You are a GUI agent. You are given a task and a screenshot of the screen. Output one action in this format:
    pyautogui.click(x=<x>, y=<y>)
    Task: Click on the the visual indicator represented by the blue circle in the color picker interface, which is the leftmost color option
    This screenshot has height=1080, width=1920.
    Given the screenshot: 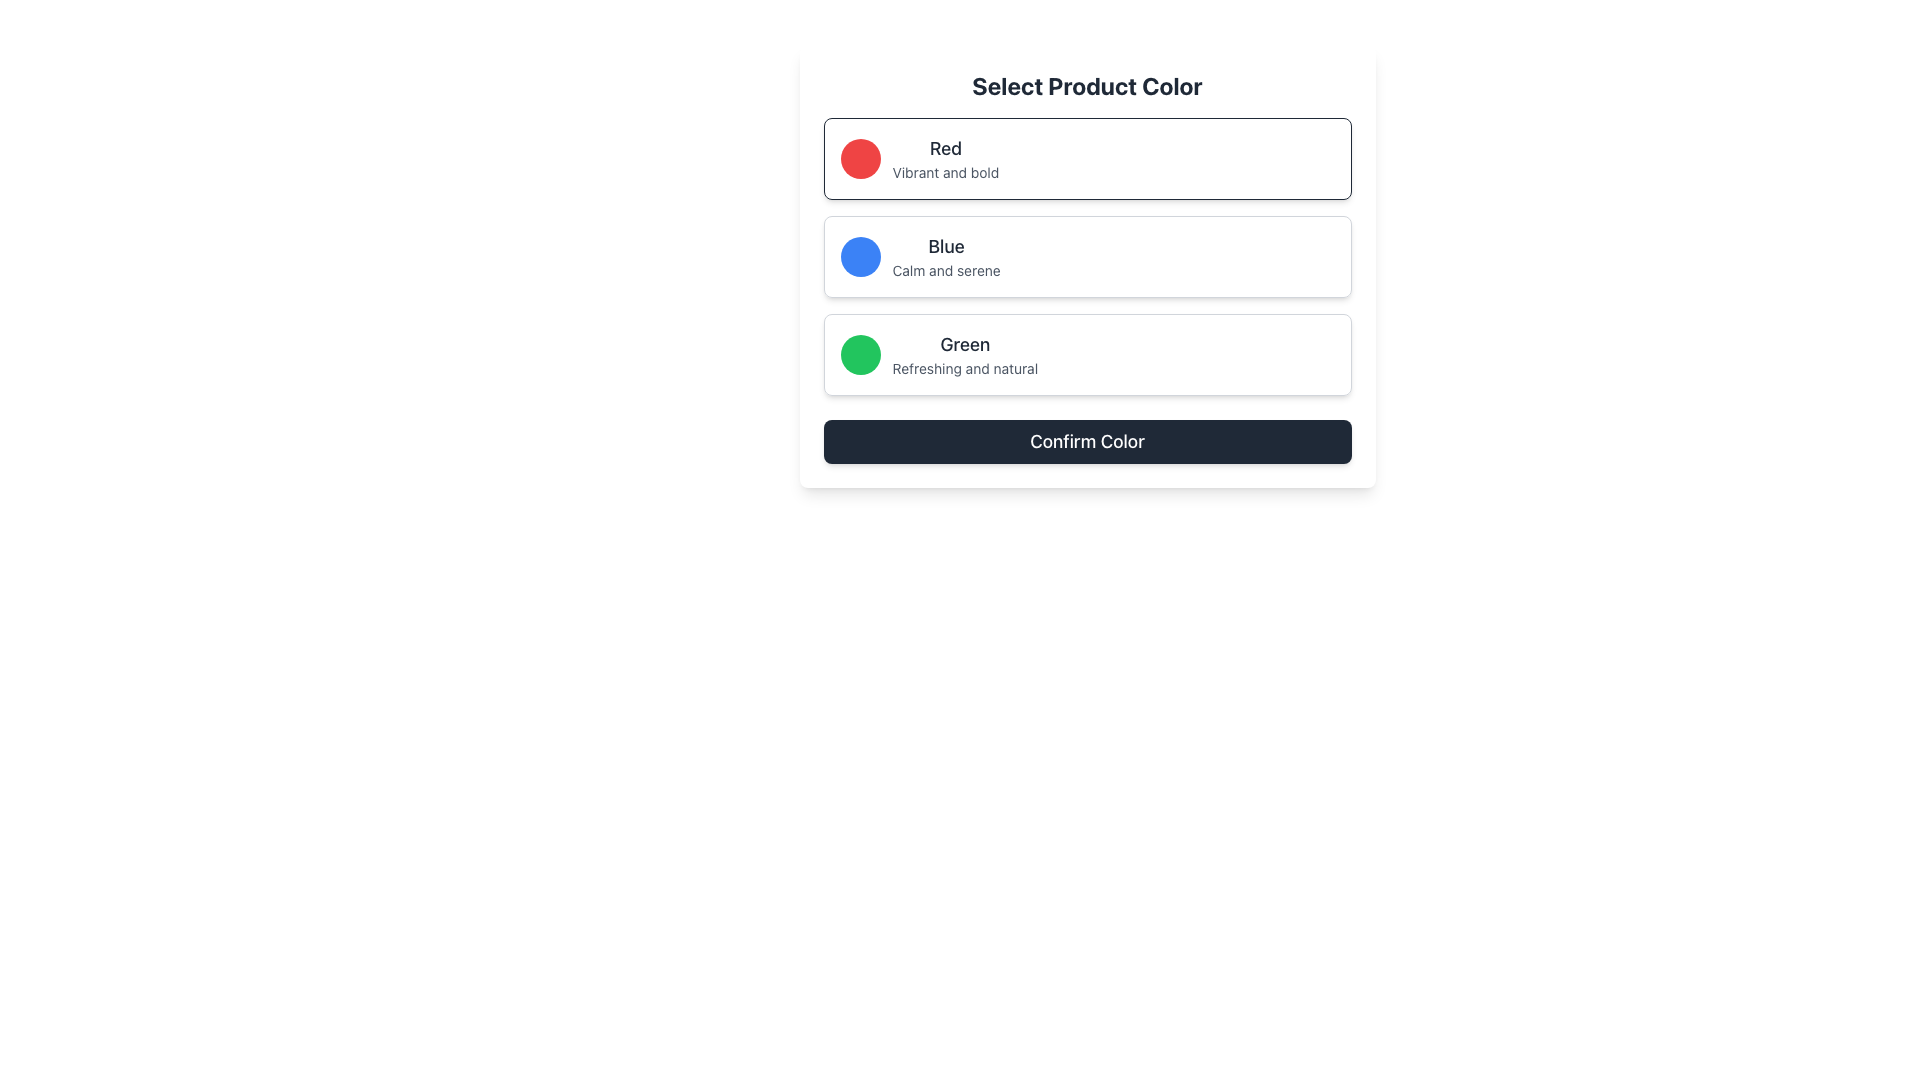 What is the action you would take?
    pyautogui.click(x=860, y=256)
    